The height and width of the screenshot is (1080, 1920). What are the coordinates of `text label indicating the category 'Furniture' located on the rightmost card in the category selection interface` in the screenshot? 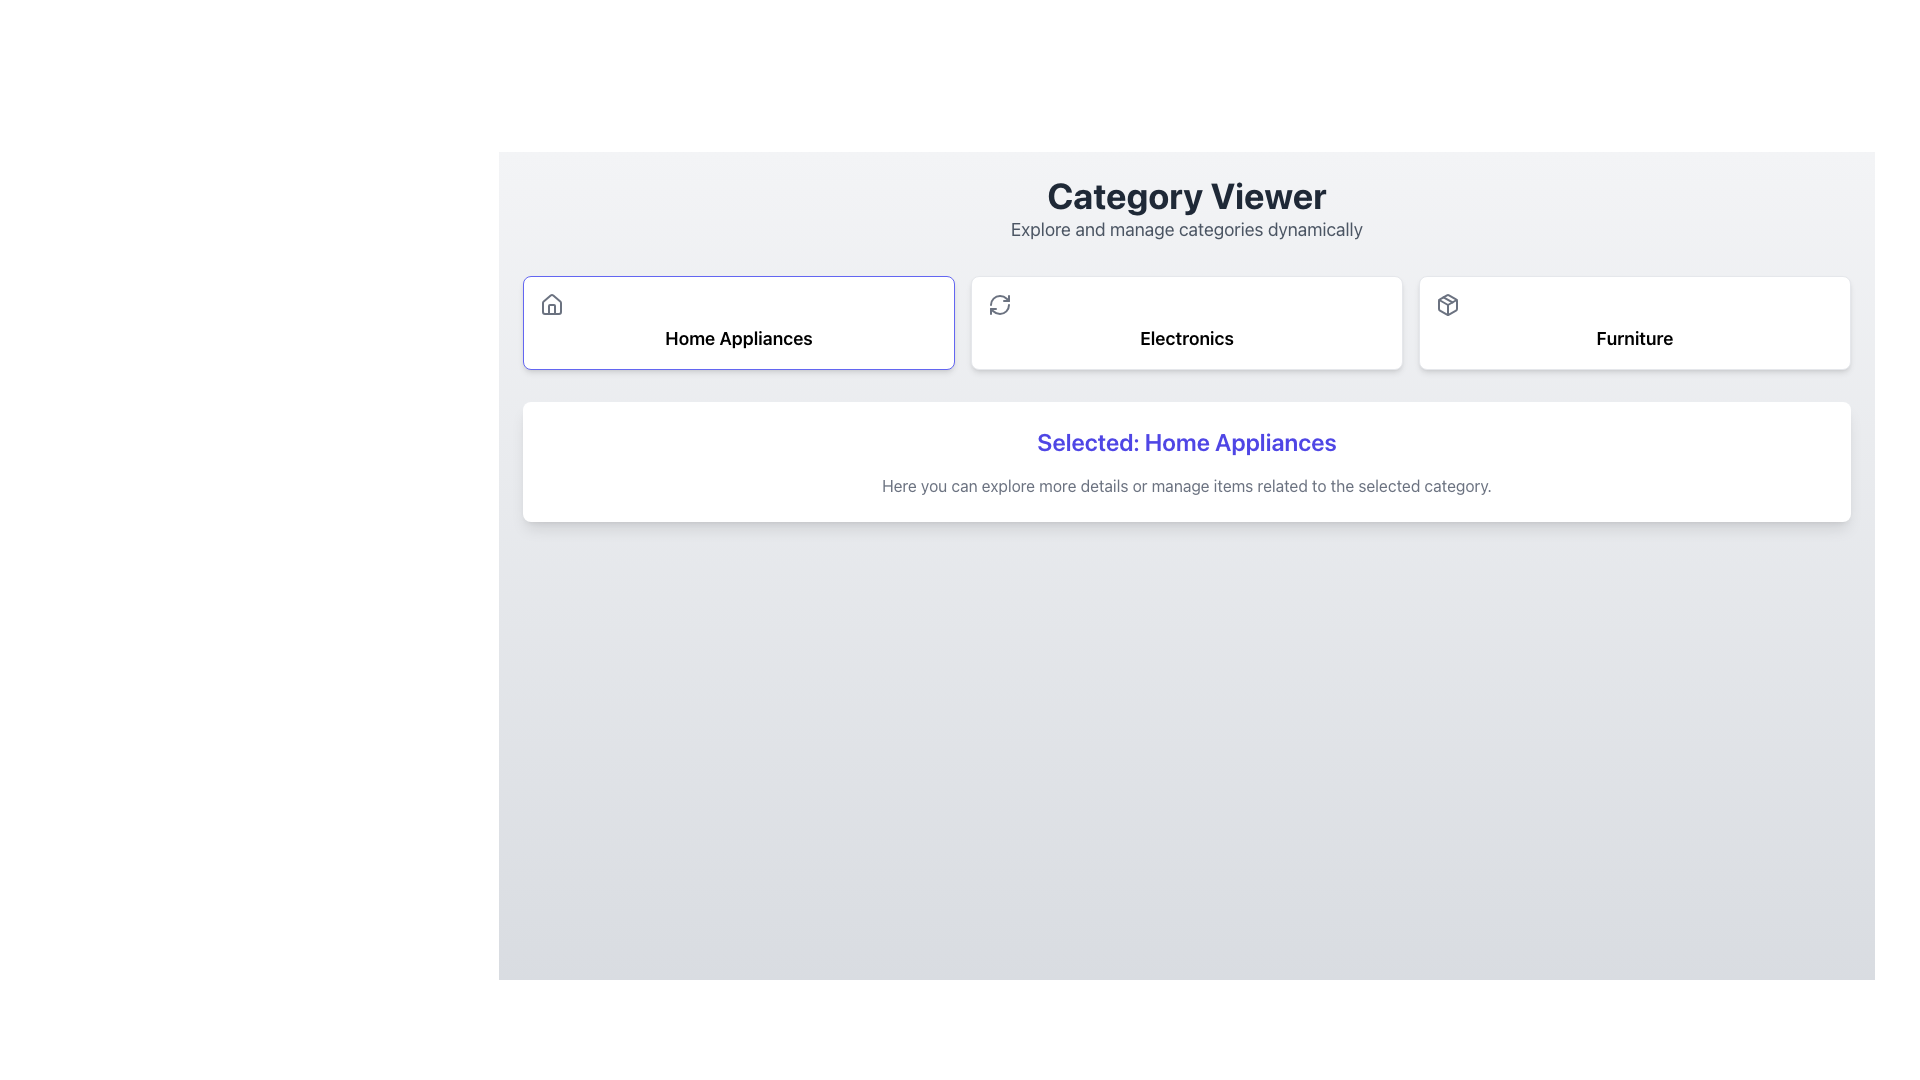 It's located at (1635, 338).